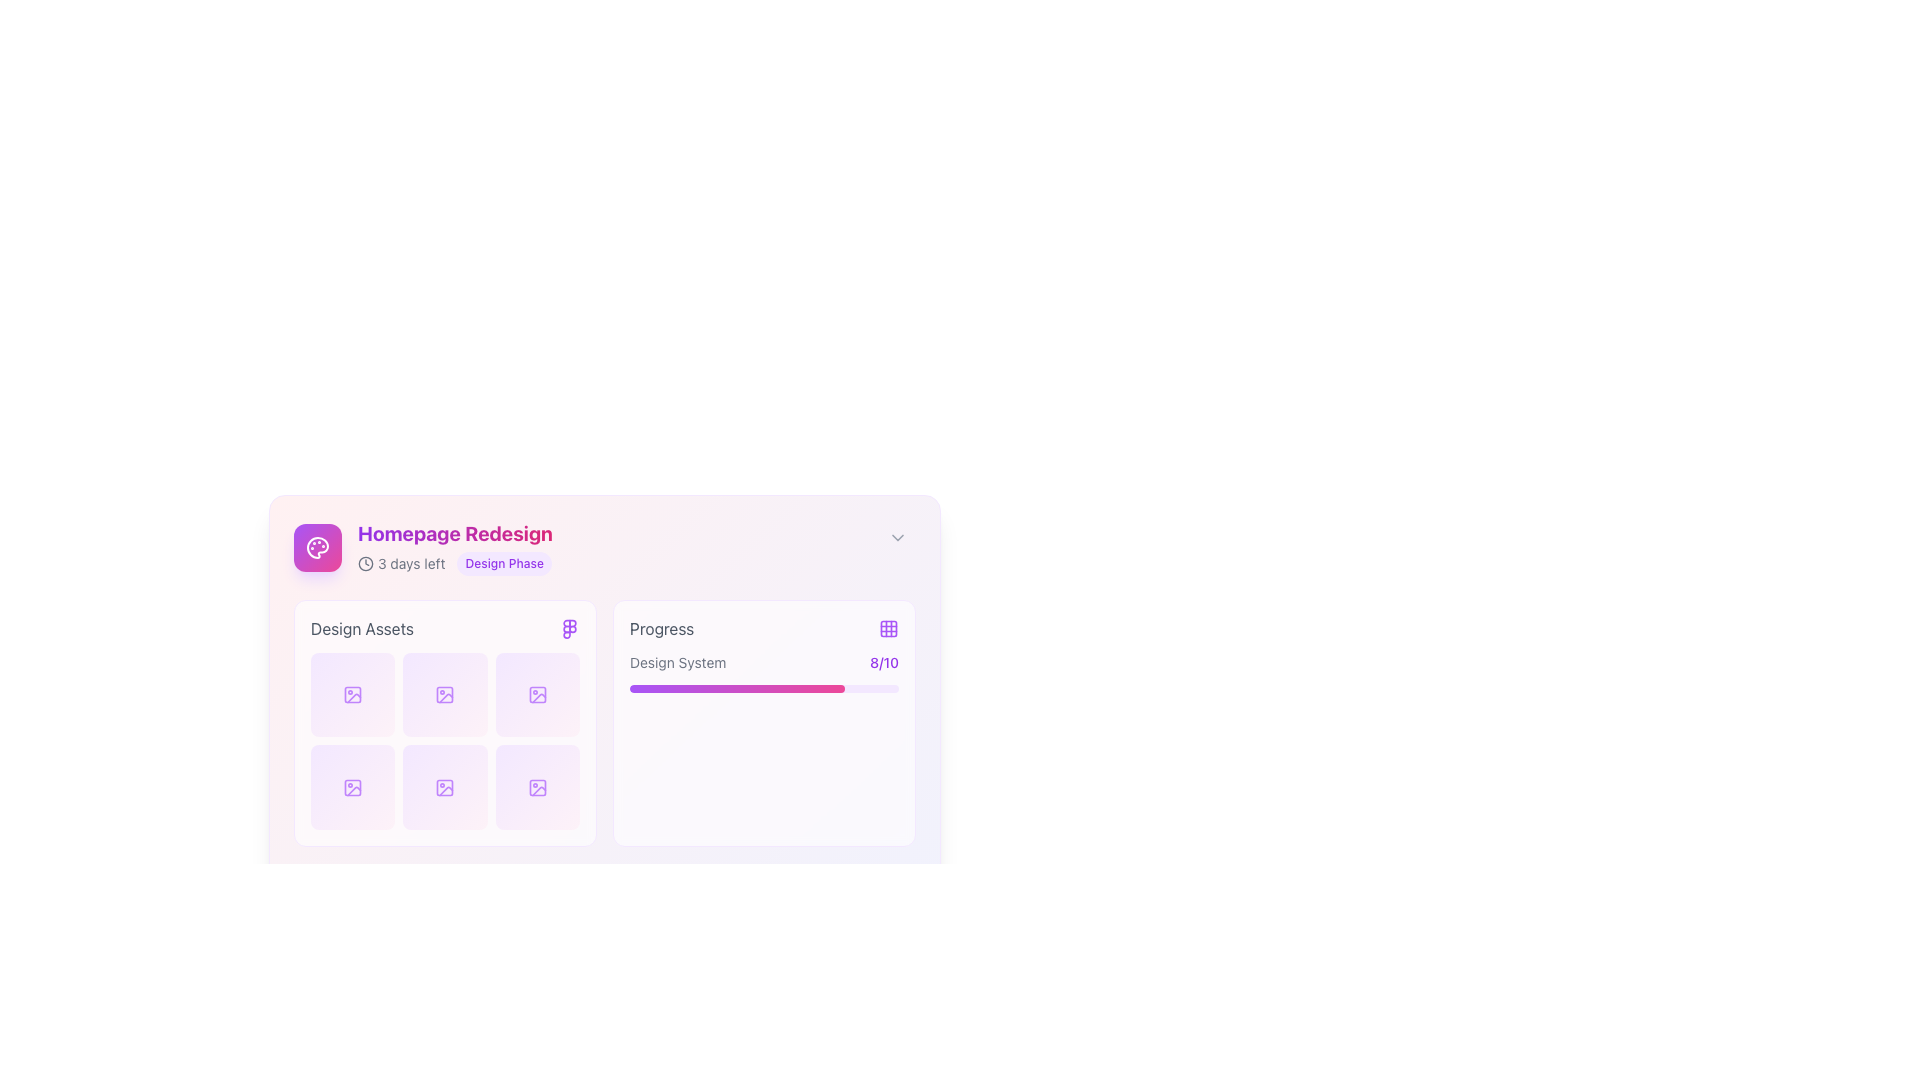  What do you see at coordinates (763, 672) in the screenshot?
I see `progress value displayed in the Composite progress indicator, which shows a numerical score and a graphical progress bar, located in the 'Progress' section of the interface` at bounding box center [763, 672].